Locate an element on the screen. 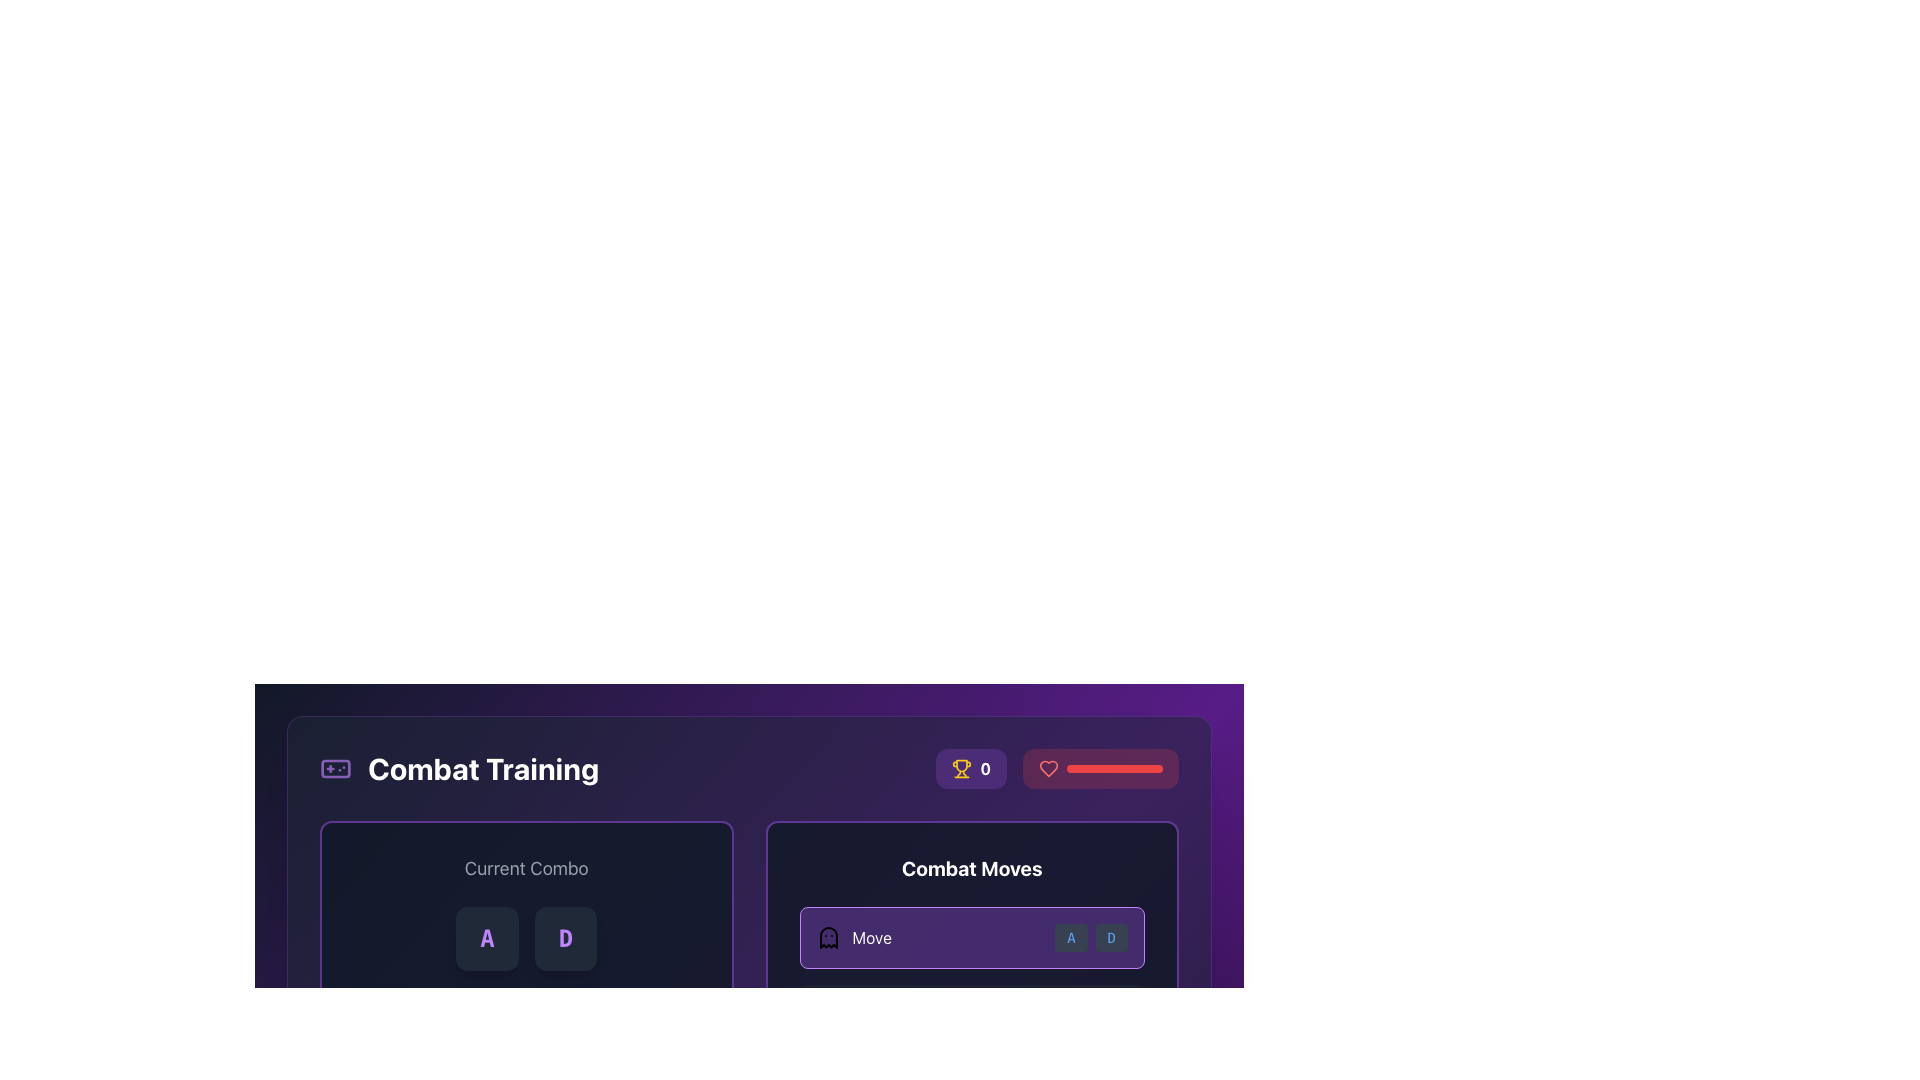 Image resolution: width=1920 pixels, height=1080 pixels. the button-like label with a dark gray background and a blue uppercase 'A' in the 'Combat Moves' section is located at coordinates (1070, 937).